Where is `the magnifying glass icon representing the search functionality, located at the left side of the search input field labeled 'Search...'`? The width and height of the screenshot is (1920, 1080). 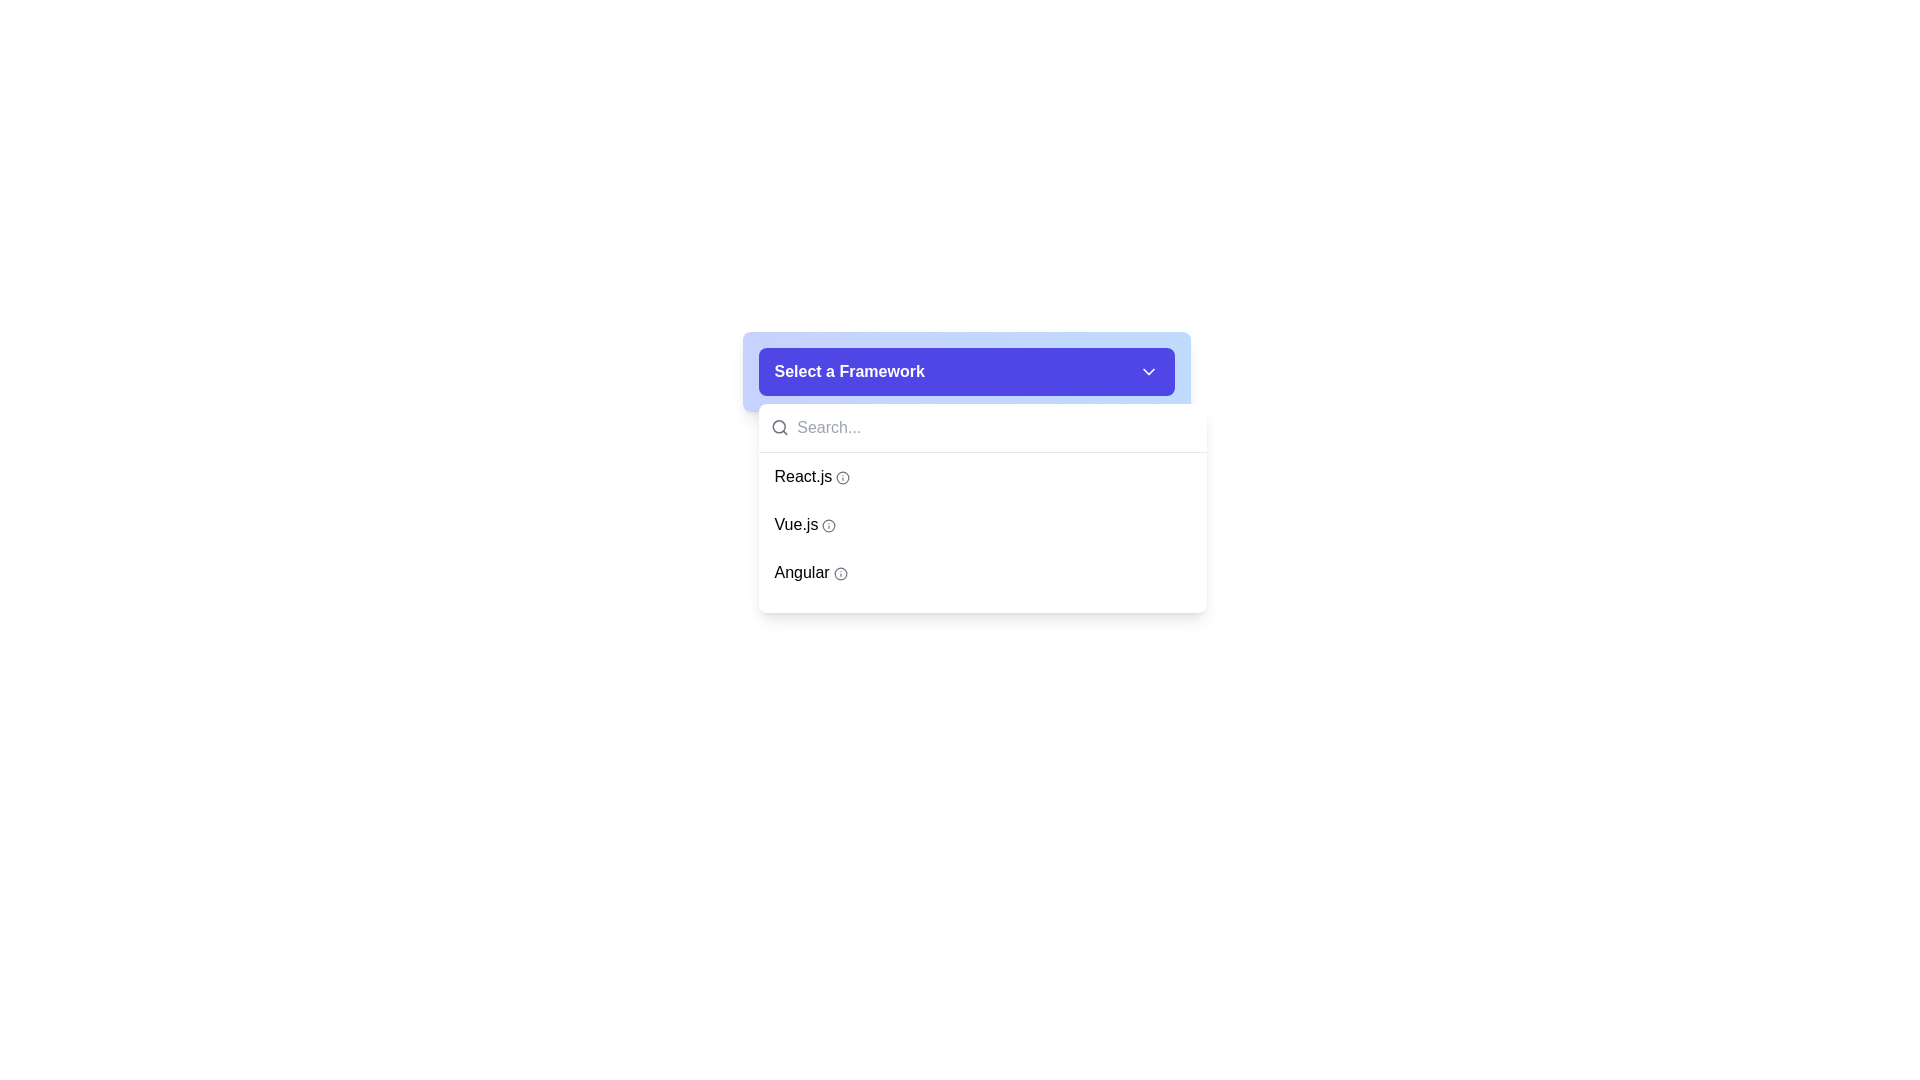 the magnifying glass icon representing the search functionality, located at the left side of the search input field labeled 'Search...' is located at coordinates (778, 427).